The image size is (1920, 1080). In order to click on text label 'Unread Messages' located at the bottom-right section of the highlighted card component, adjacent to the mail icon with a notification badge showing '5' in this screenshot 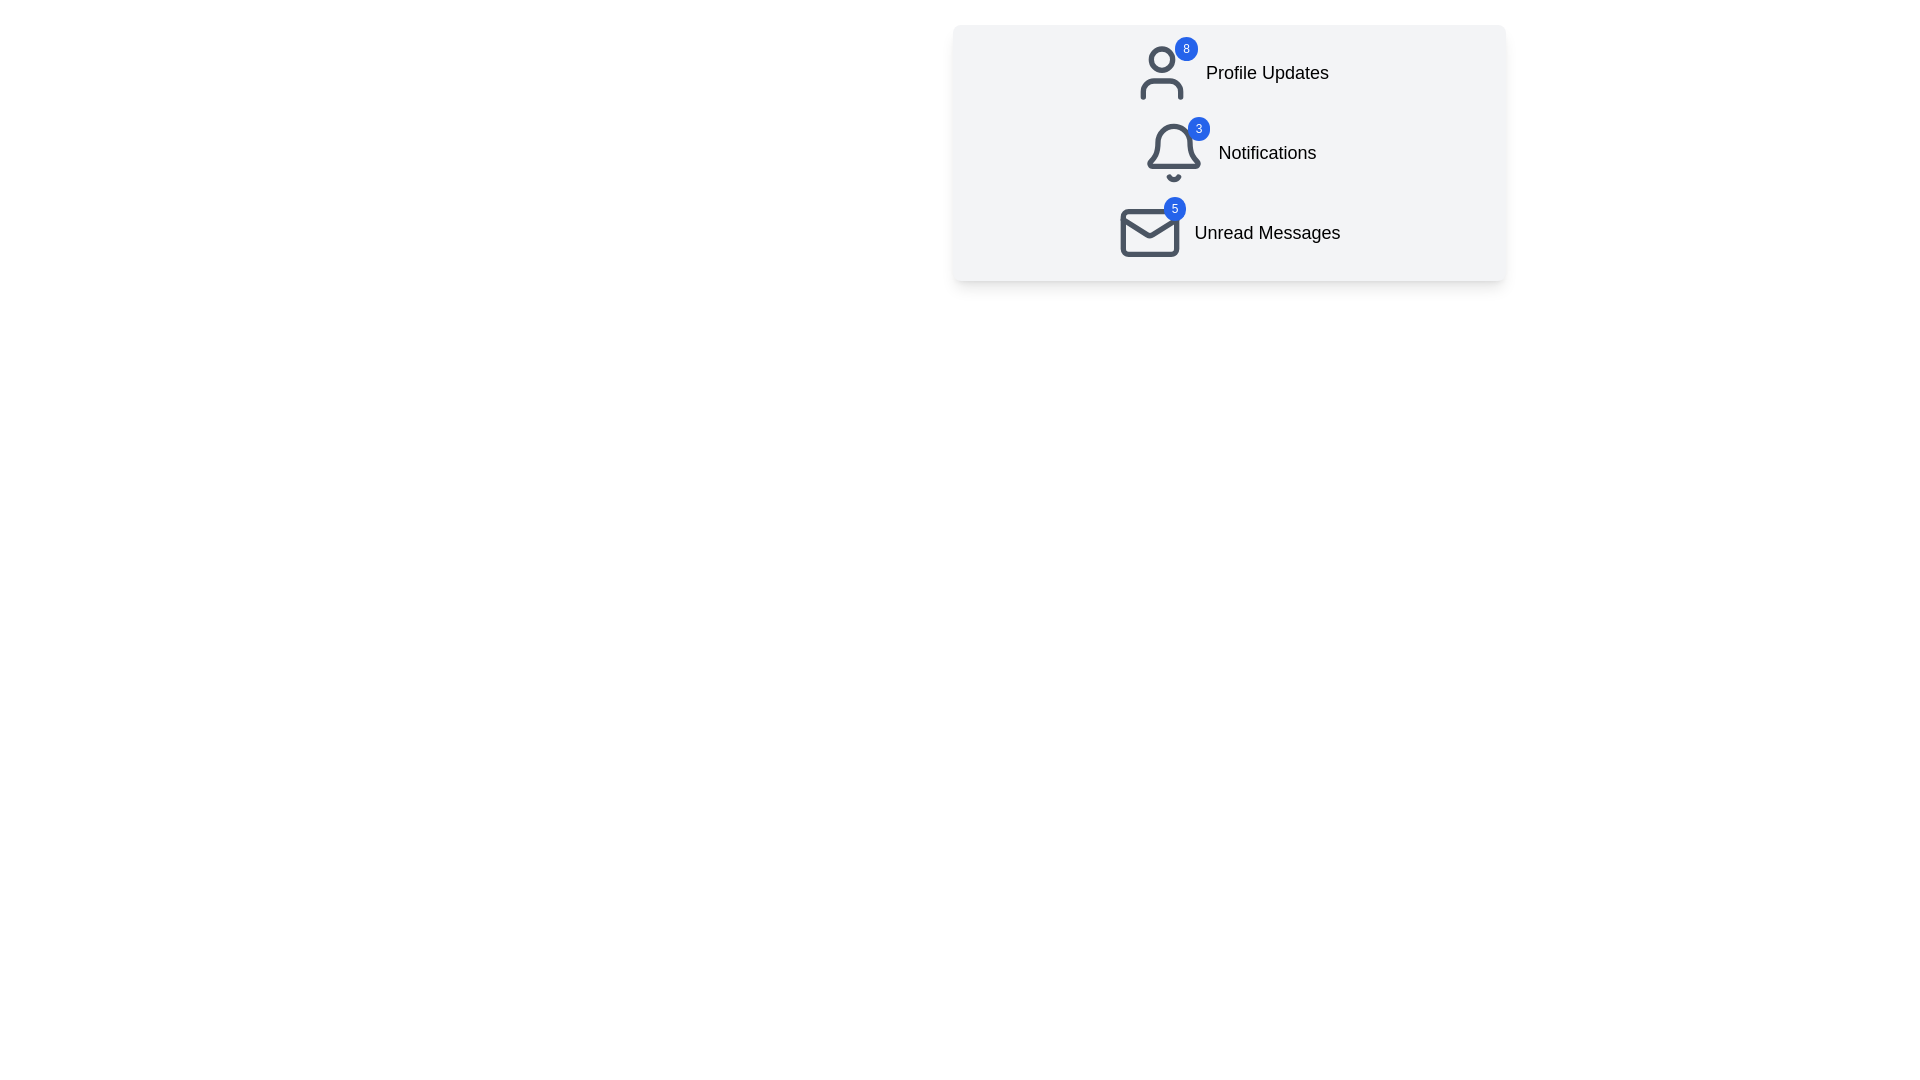, I will do `click(1266, 231)`.